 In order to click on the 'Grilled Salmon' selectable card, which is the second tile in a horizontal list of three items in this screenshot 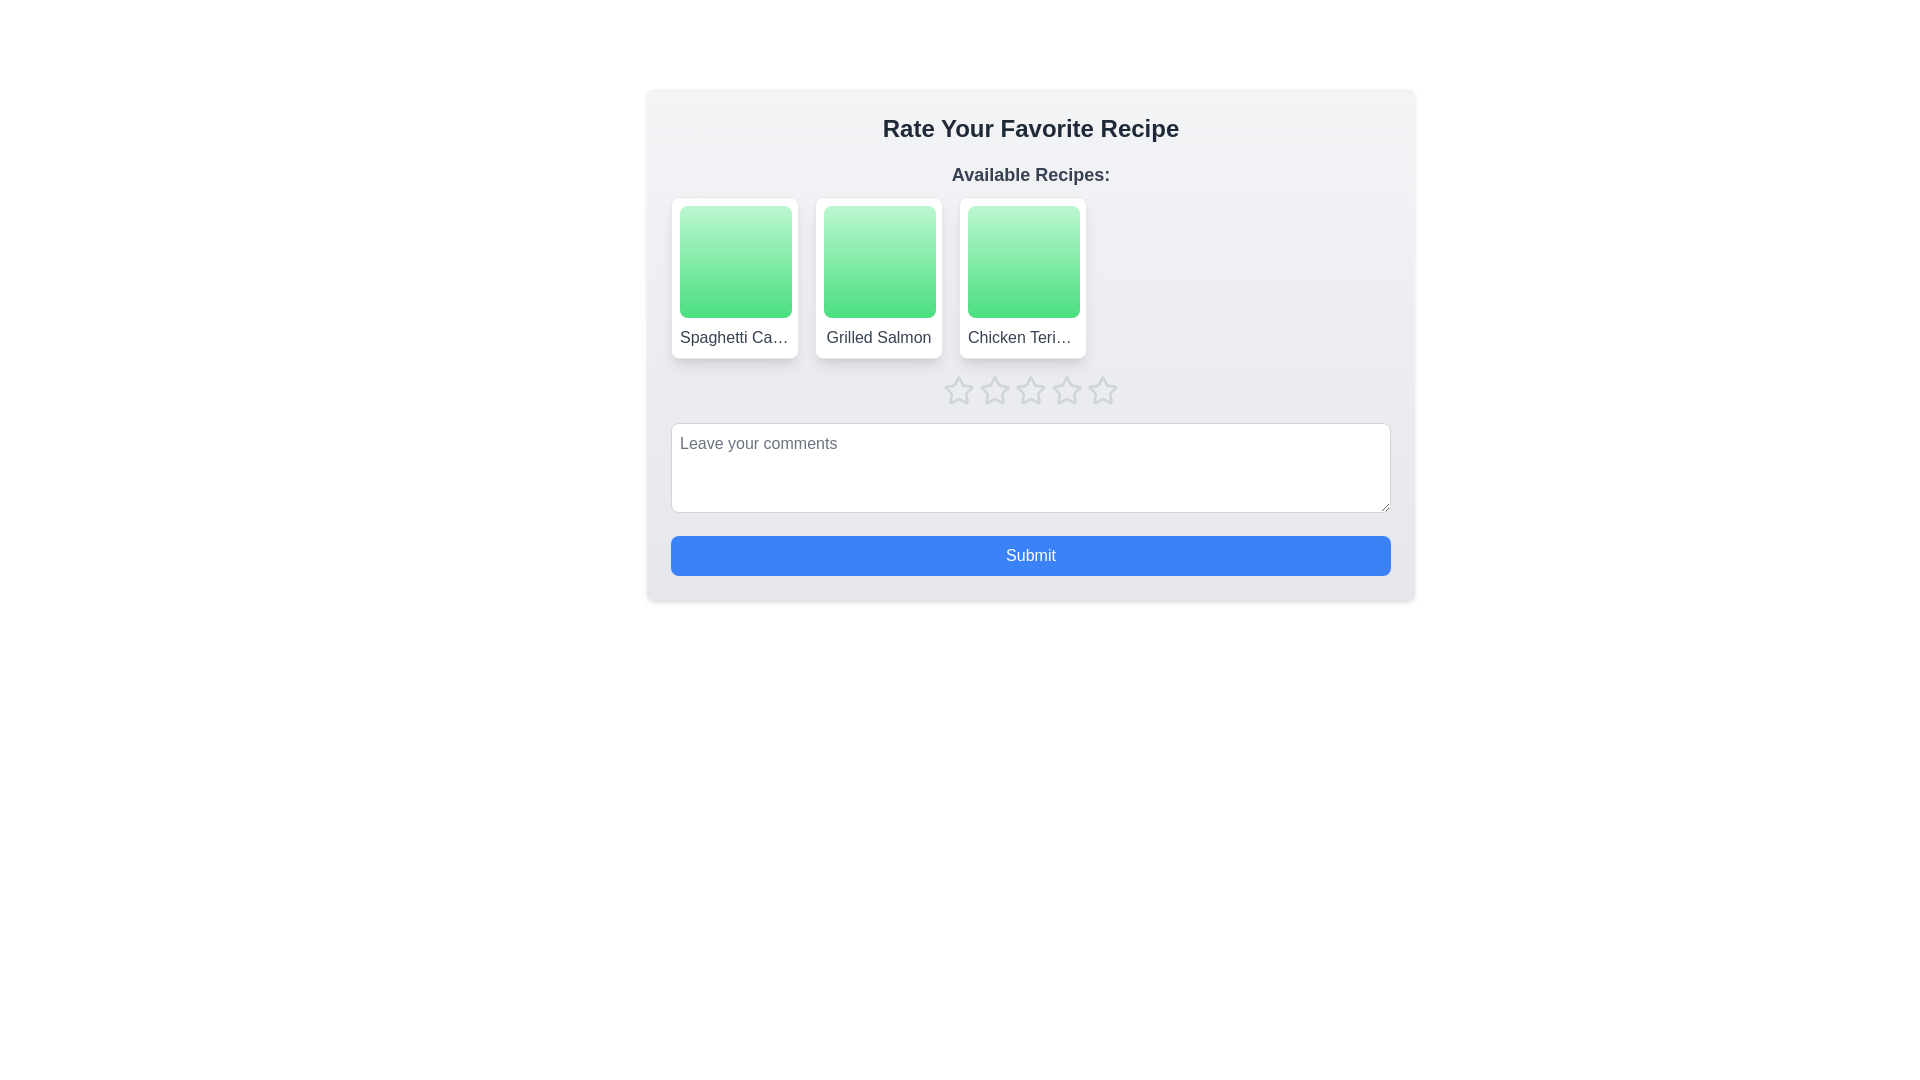, I will do `click(878, 277)`.